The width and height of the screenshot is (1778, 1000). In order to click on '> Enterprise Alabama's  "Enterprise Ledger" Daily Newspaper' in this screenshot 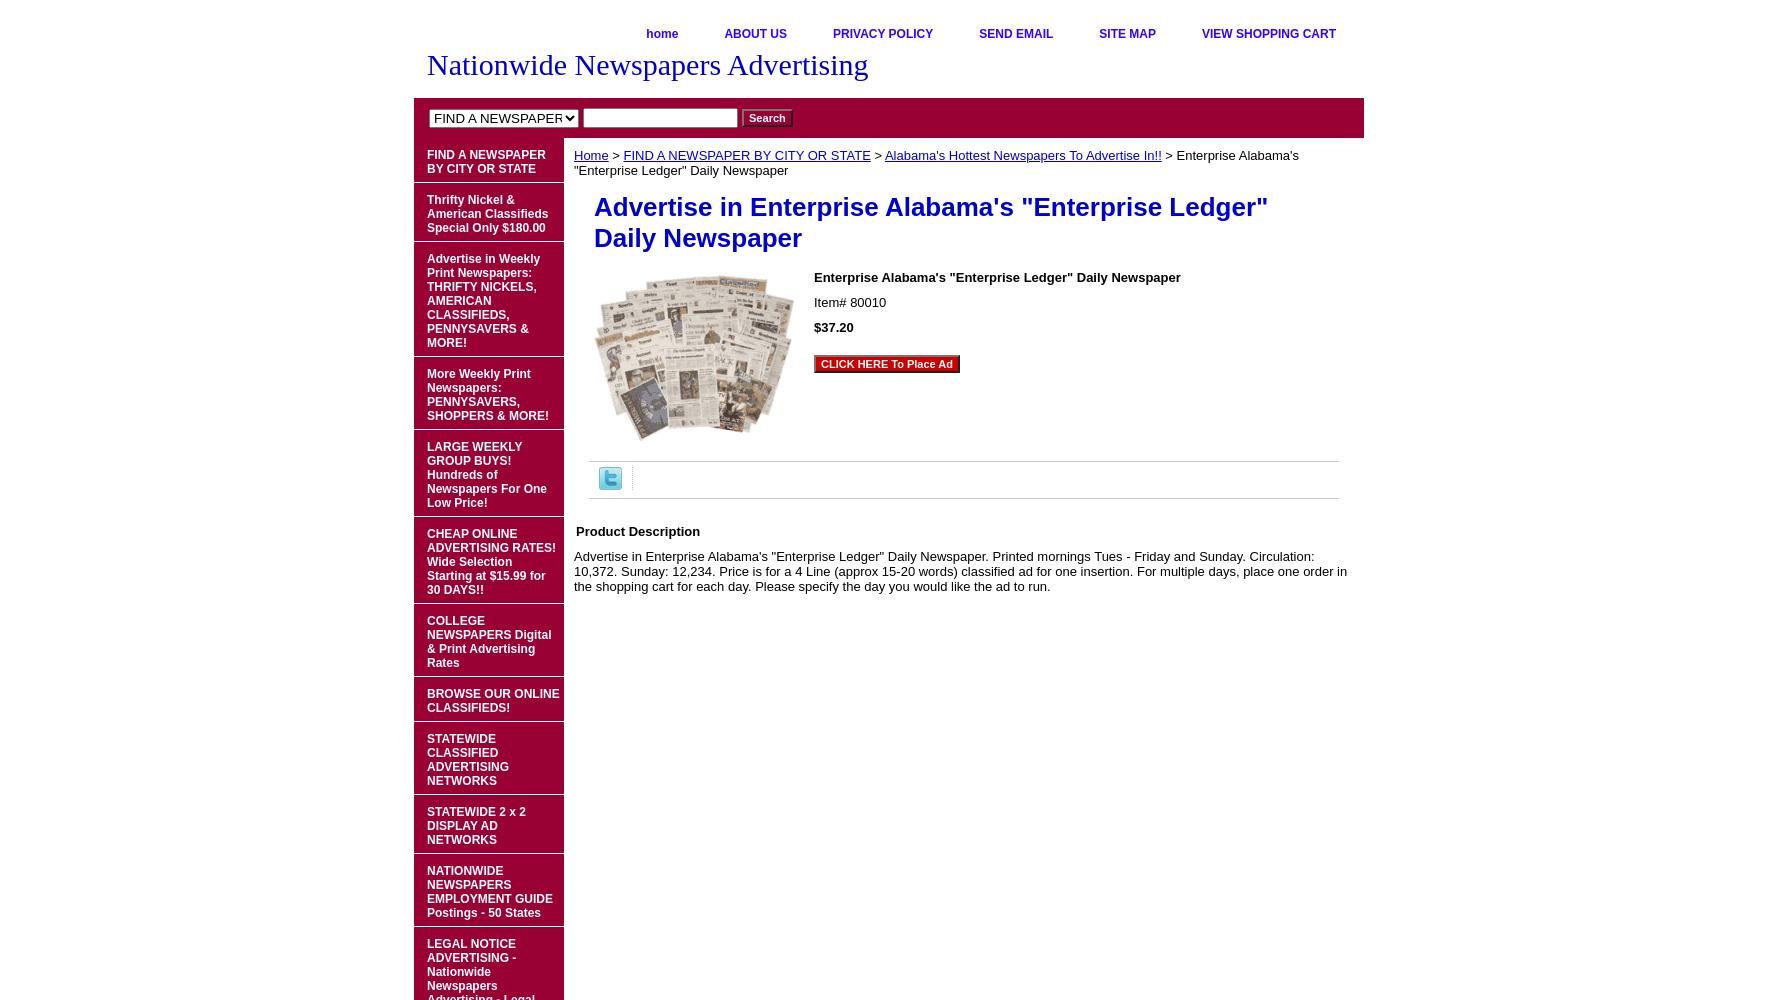, I will do `click(572, 163)`.